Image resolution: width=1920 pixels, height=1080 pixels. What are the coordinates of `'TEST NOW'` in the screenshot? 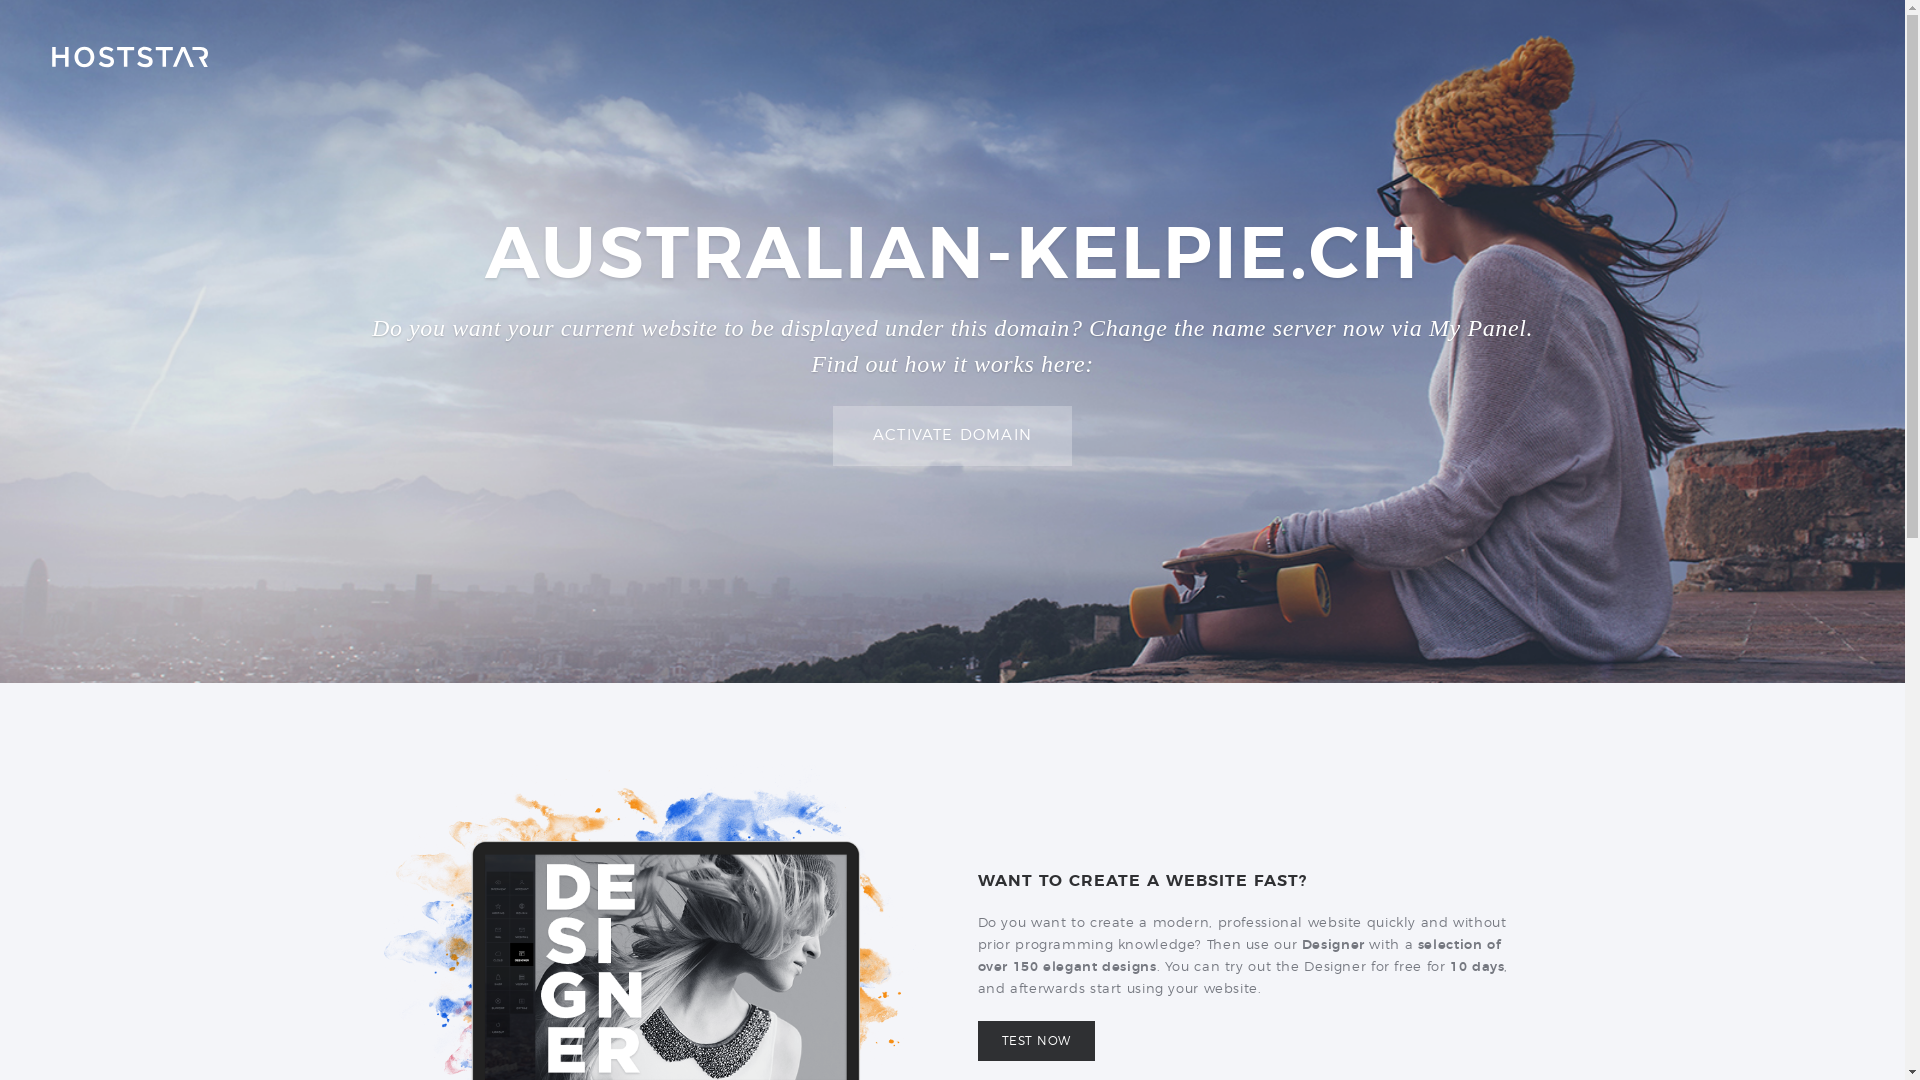 It's located at (978, 1040).